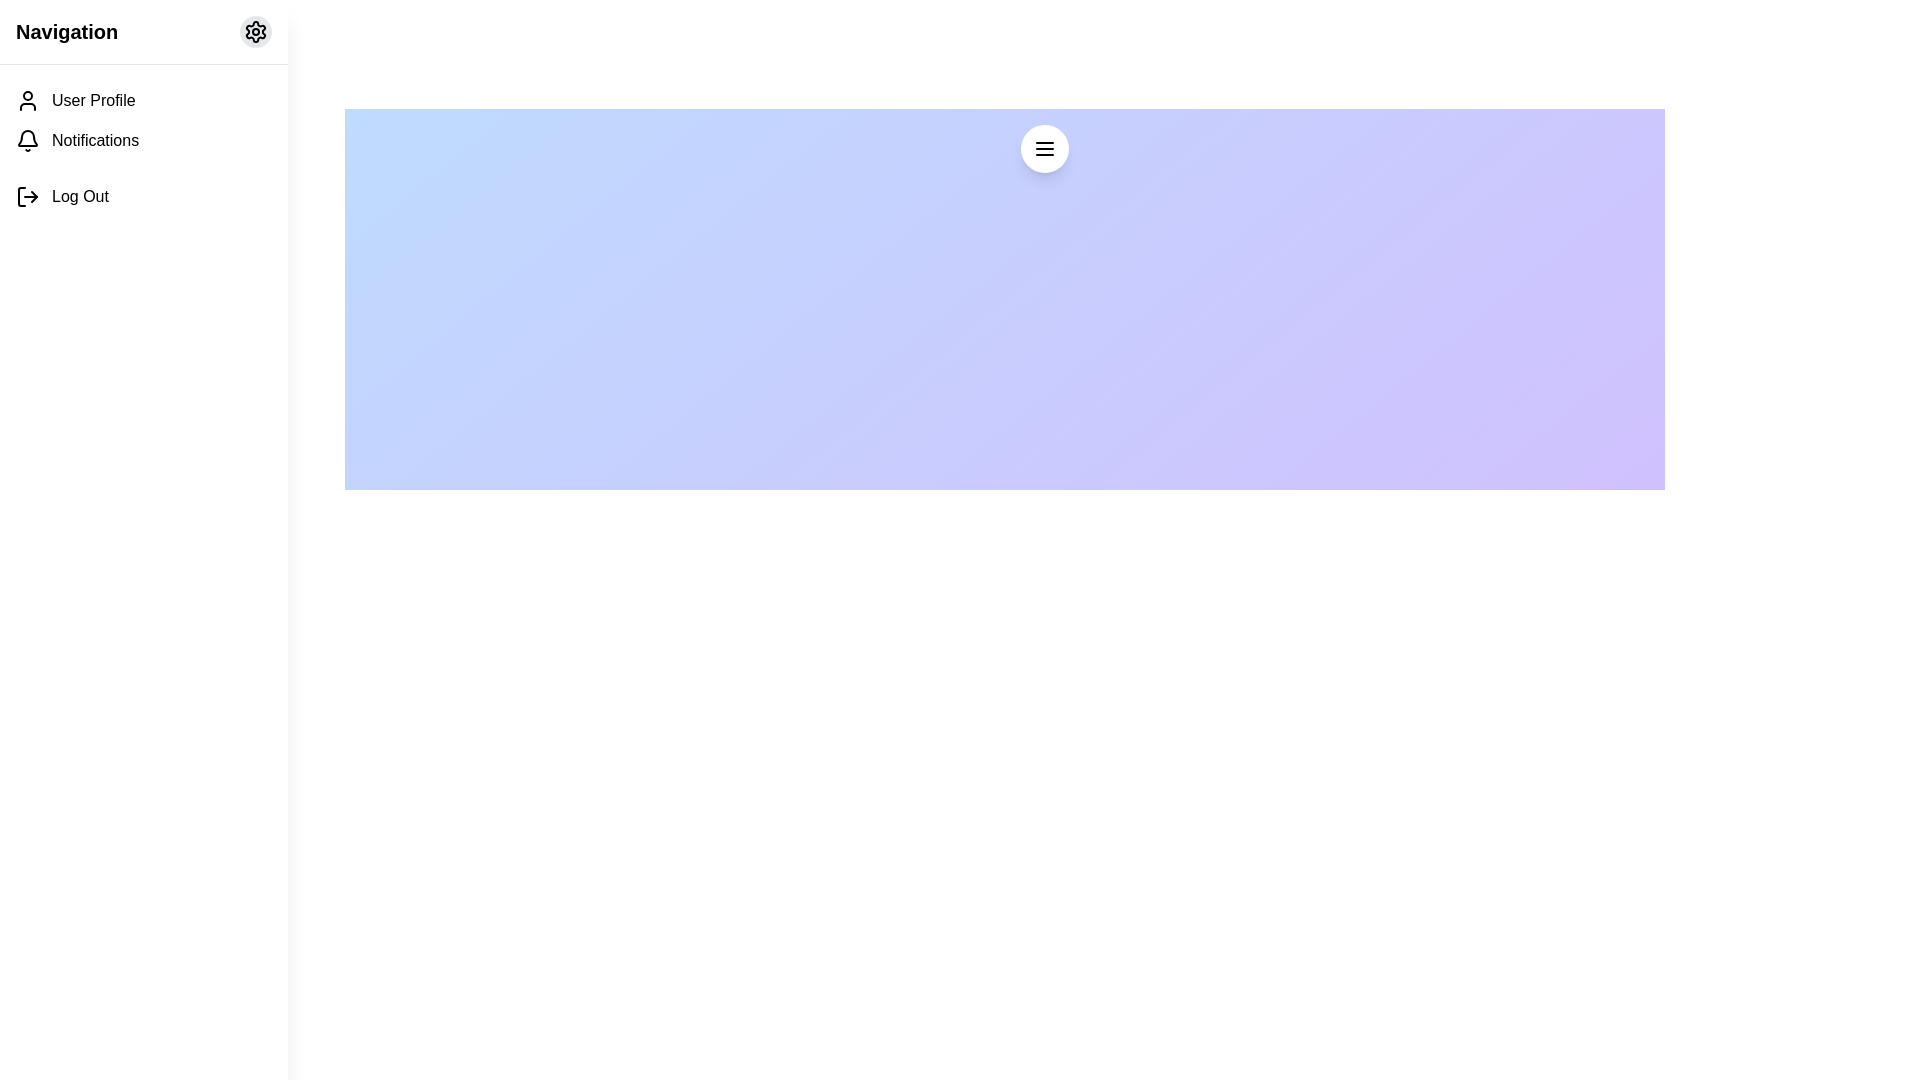  I want to click on the 'Notifications' text label in the vertical navigation menu, which is located below the 'User Profile' entry and above the 'Log Out' entry, so click(94, 140).